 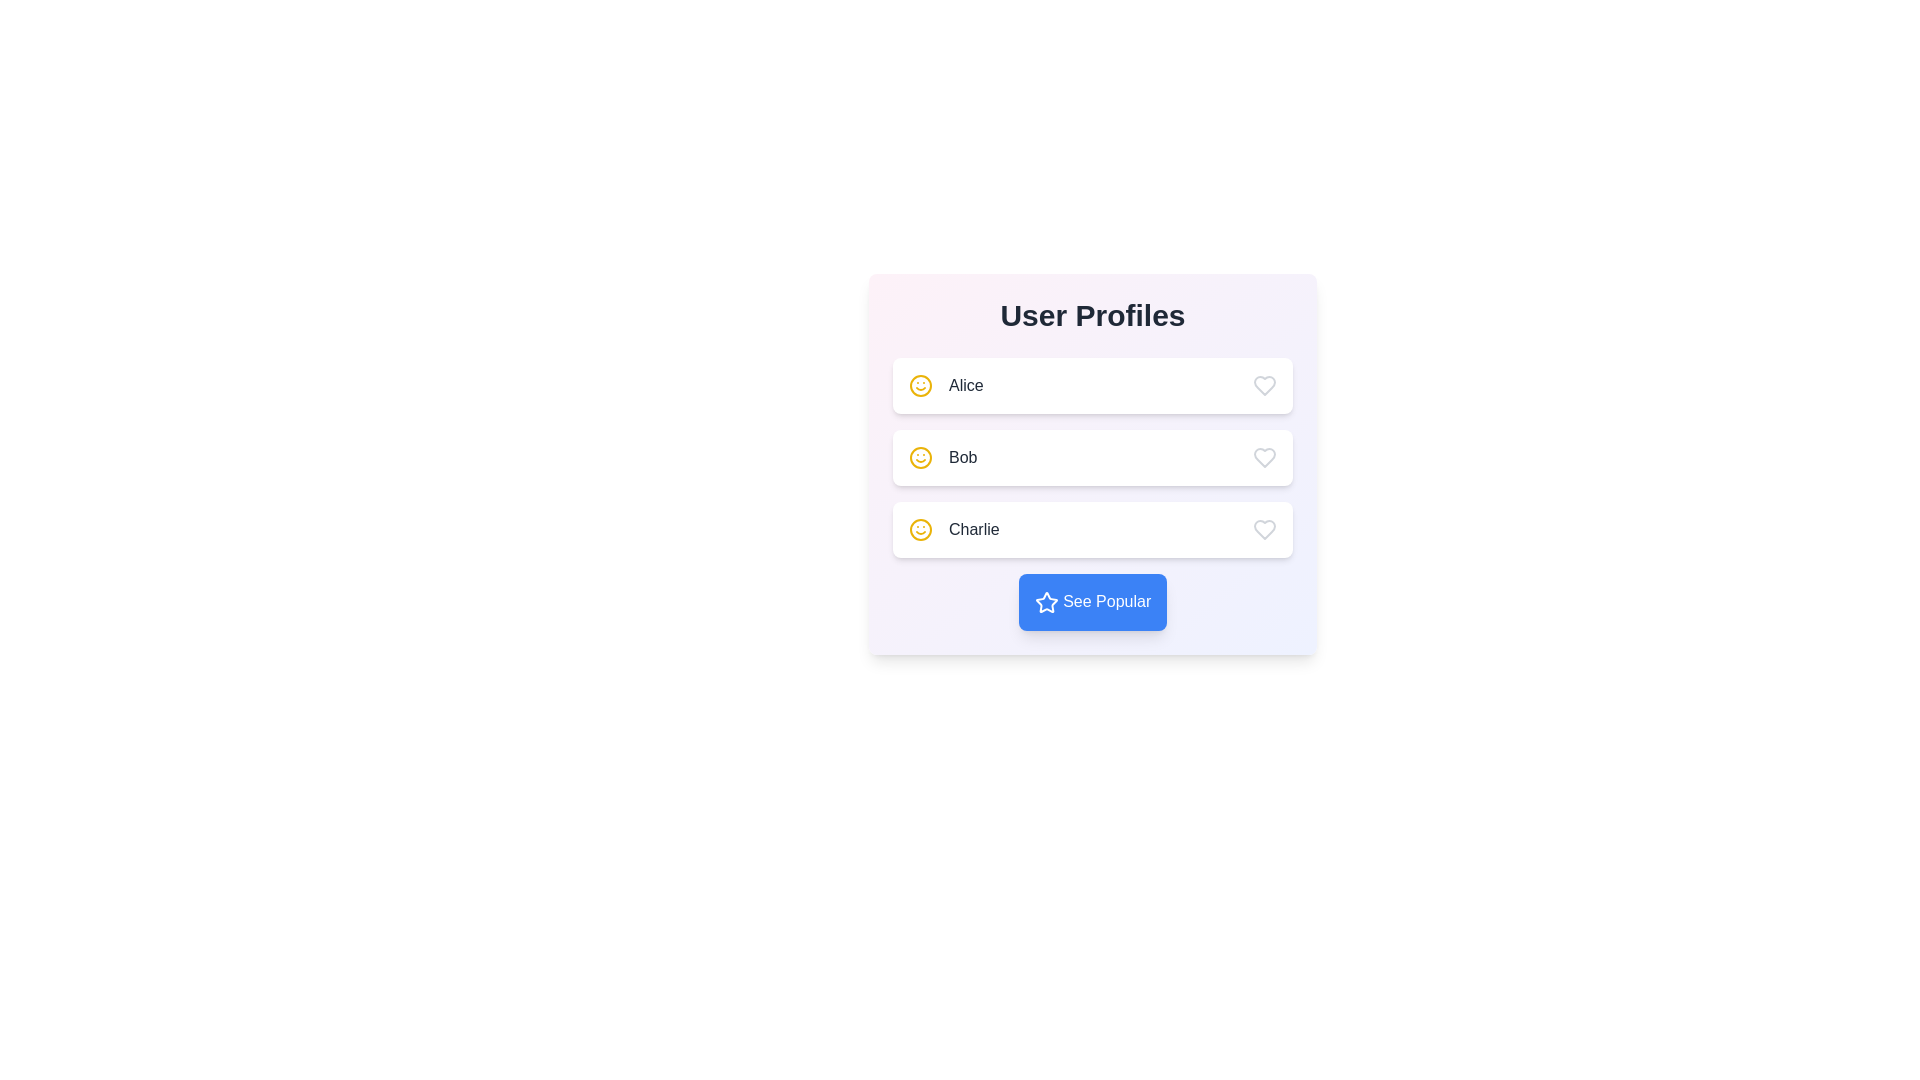 I want to click on the star-shaped vector graphic icon located within the 'See Popular' button, which is vibrant blue with white text, positioned at the bottom-right of the user profiles section, so click(x=1045, y=601).